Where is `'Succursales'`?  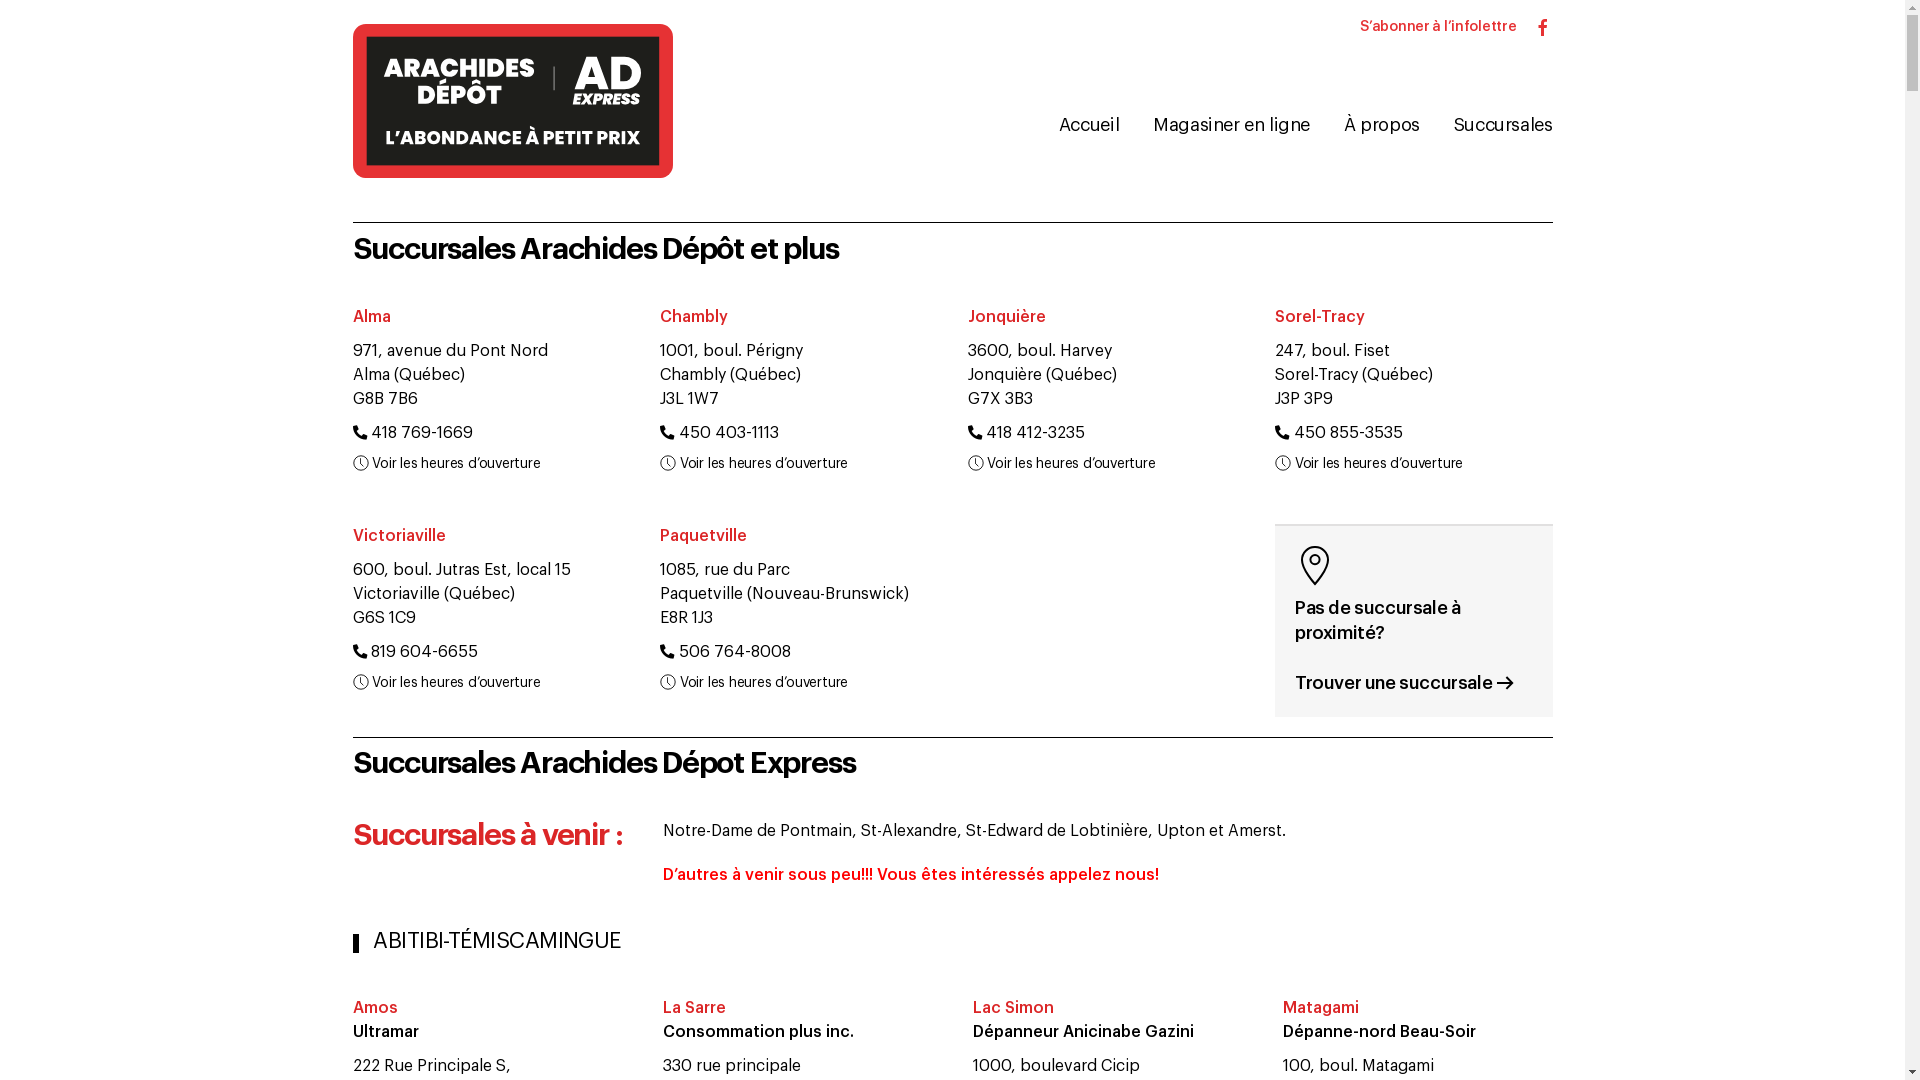 'Succursales' is located at coordinates (1502, 125).